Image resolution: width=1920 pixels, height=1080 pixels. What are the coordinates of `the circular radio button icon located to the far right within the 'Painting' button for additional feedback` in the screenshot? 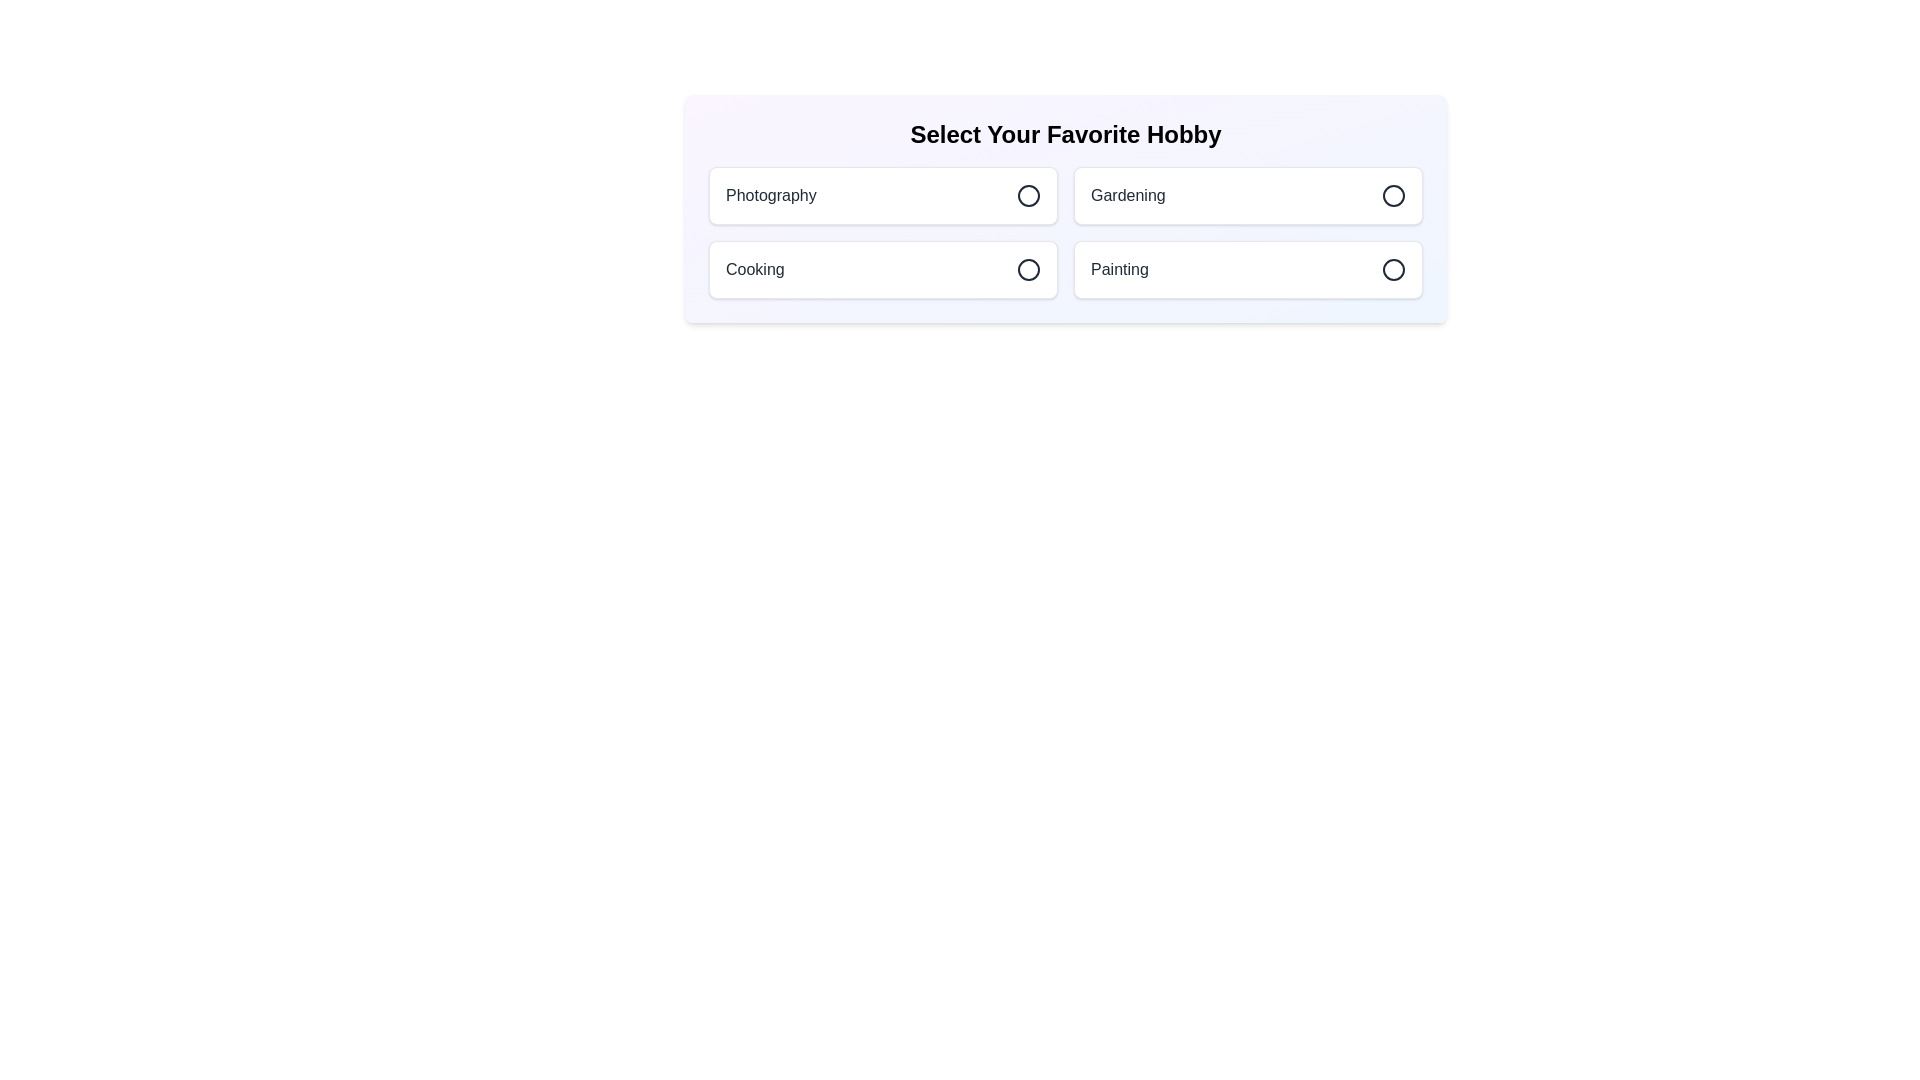 It's located at (1392, 270).